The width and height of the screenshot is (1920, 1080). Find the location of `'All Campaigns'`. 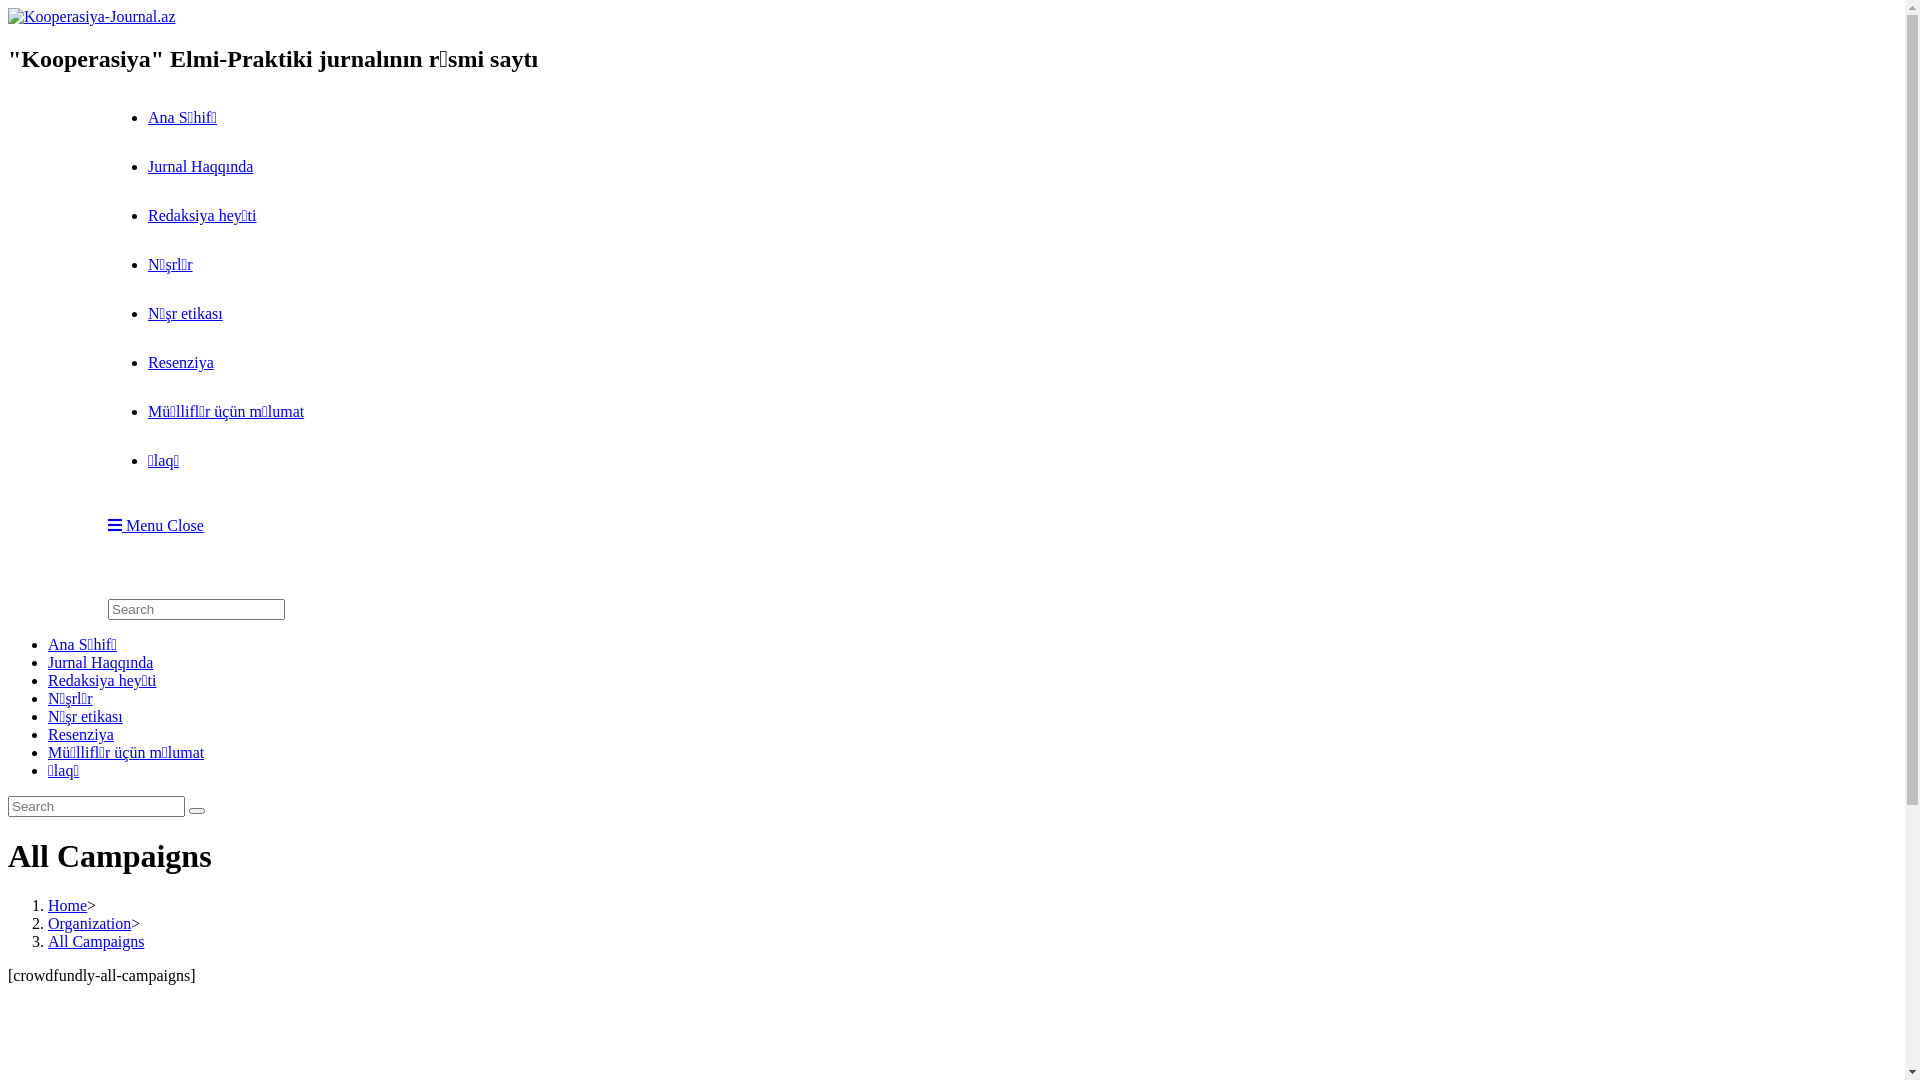

'All Campaigns' is located at coordinates (95, 941).